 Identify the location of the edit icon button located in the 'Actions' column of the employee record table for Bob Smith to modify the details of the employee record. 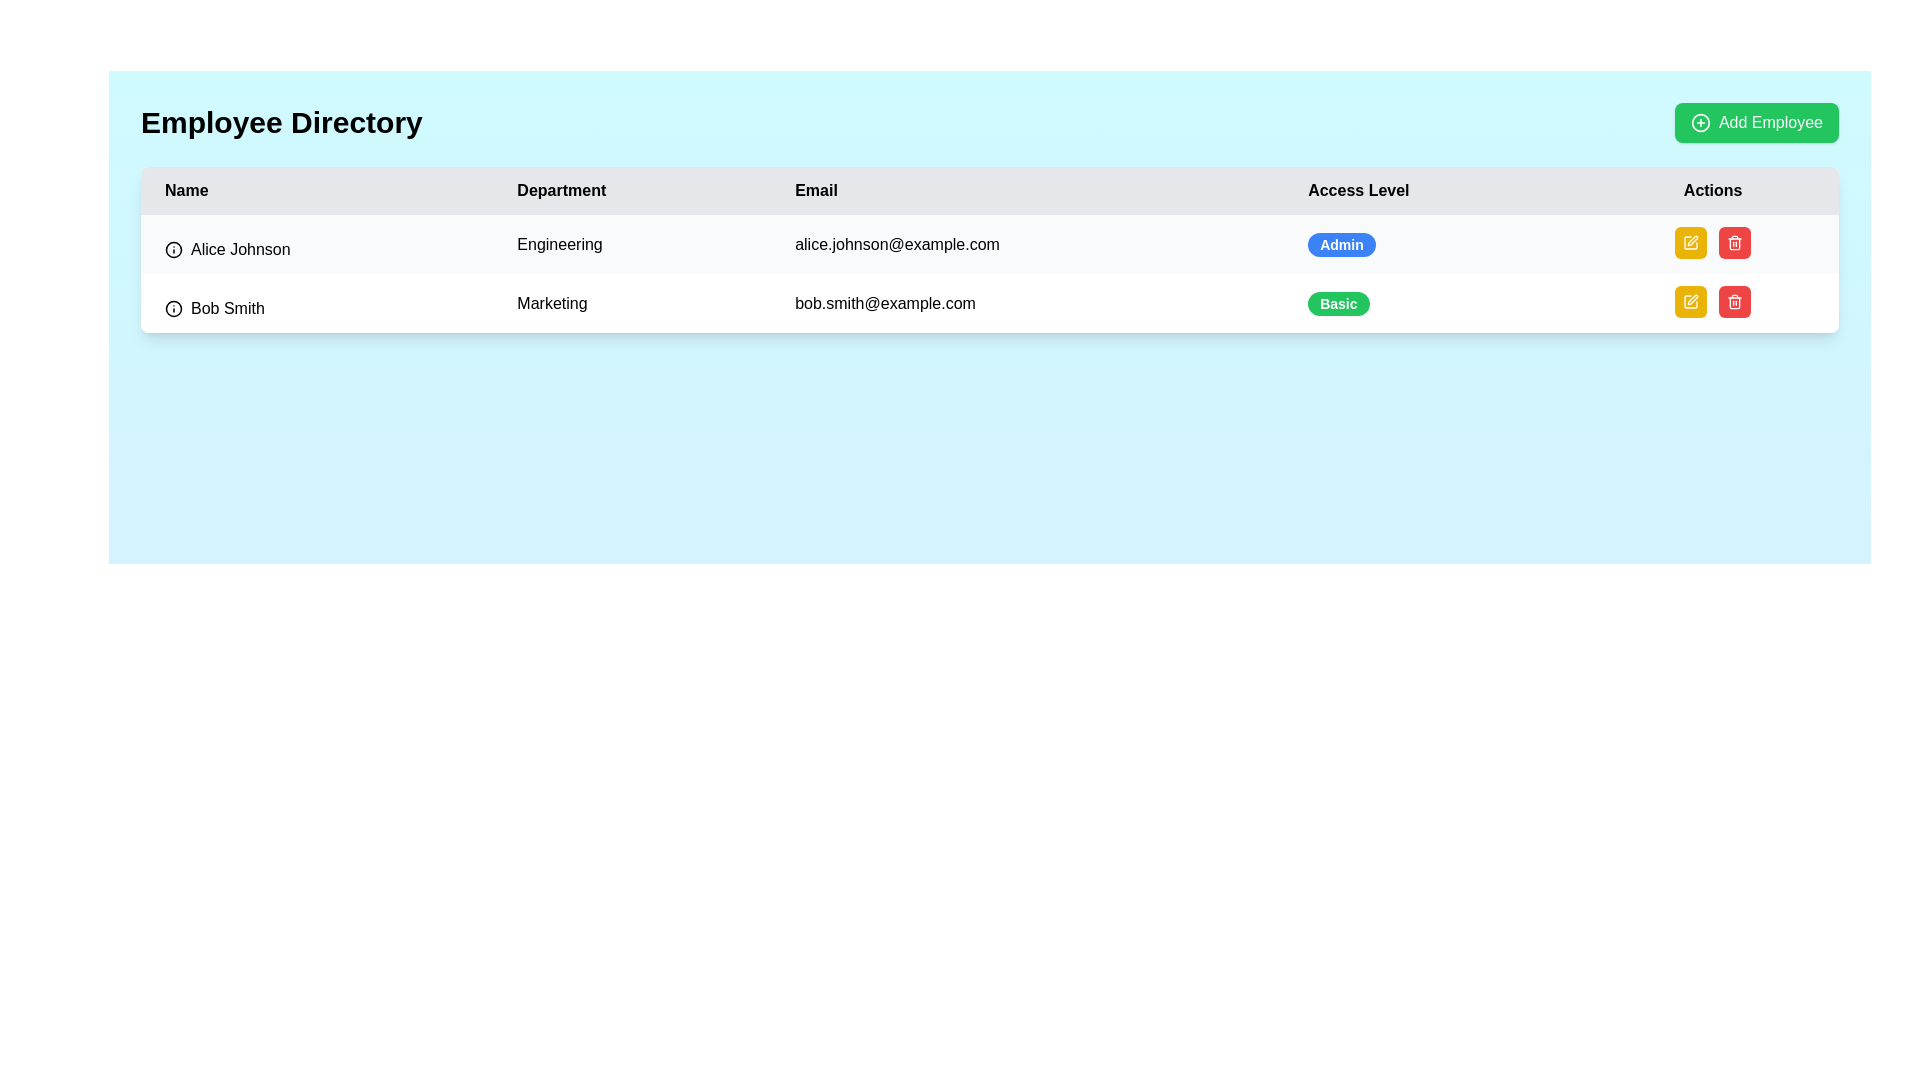
(1692, 239).